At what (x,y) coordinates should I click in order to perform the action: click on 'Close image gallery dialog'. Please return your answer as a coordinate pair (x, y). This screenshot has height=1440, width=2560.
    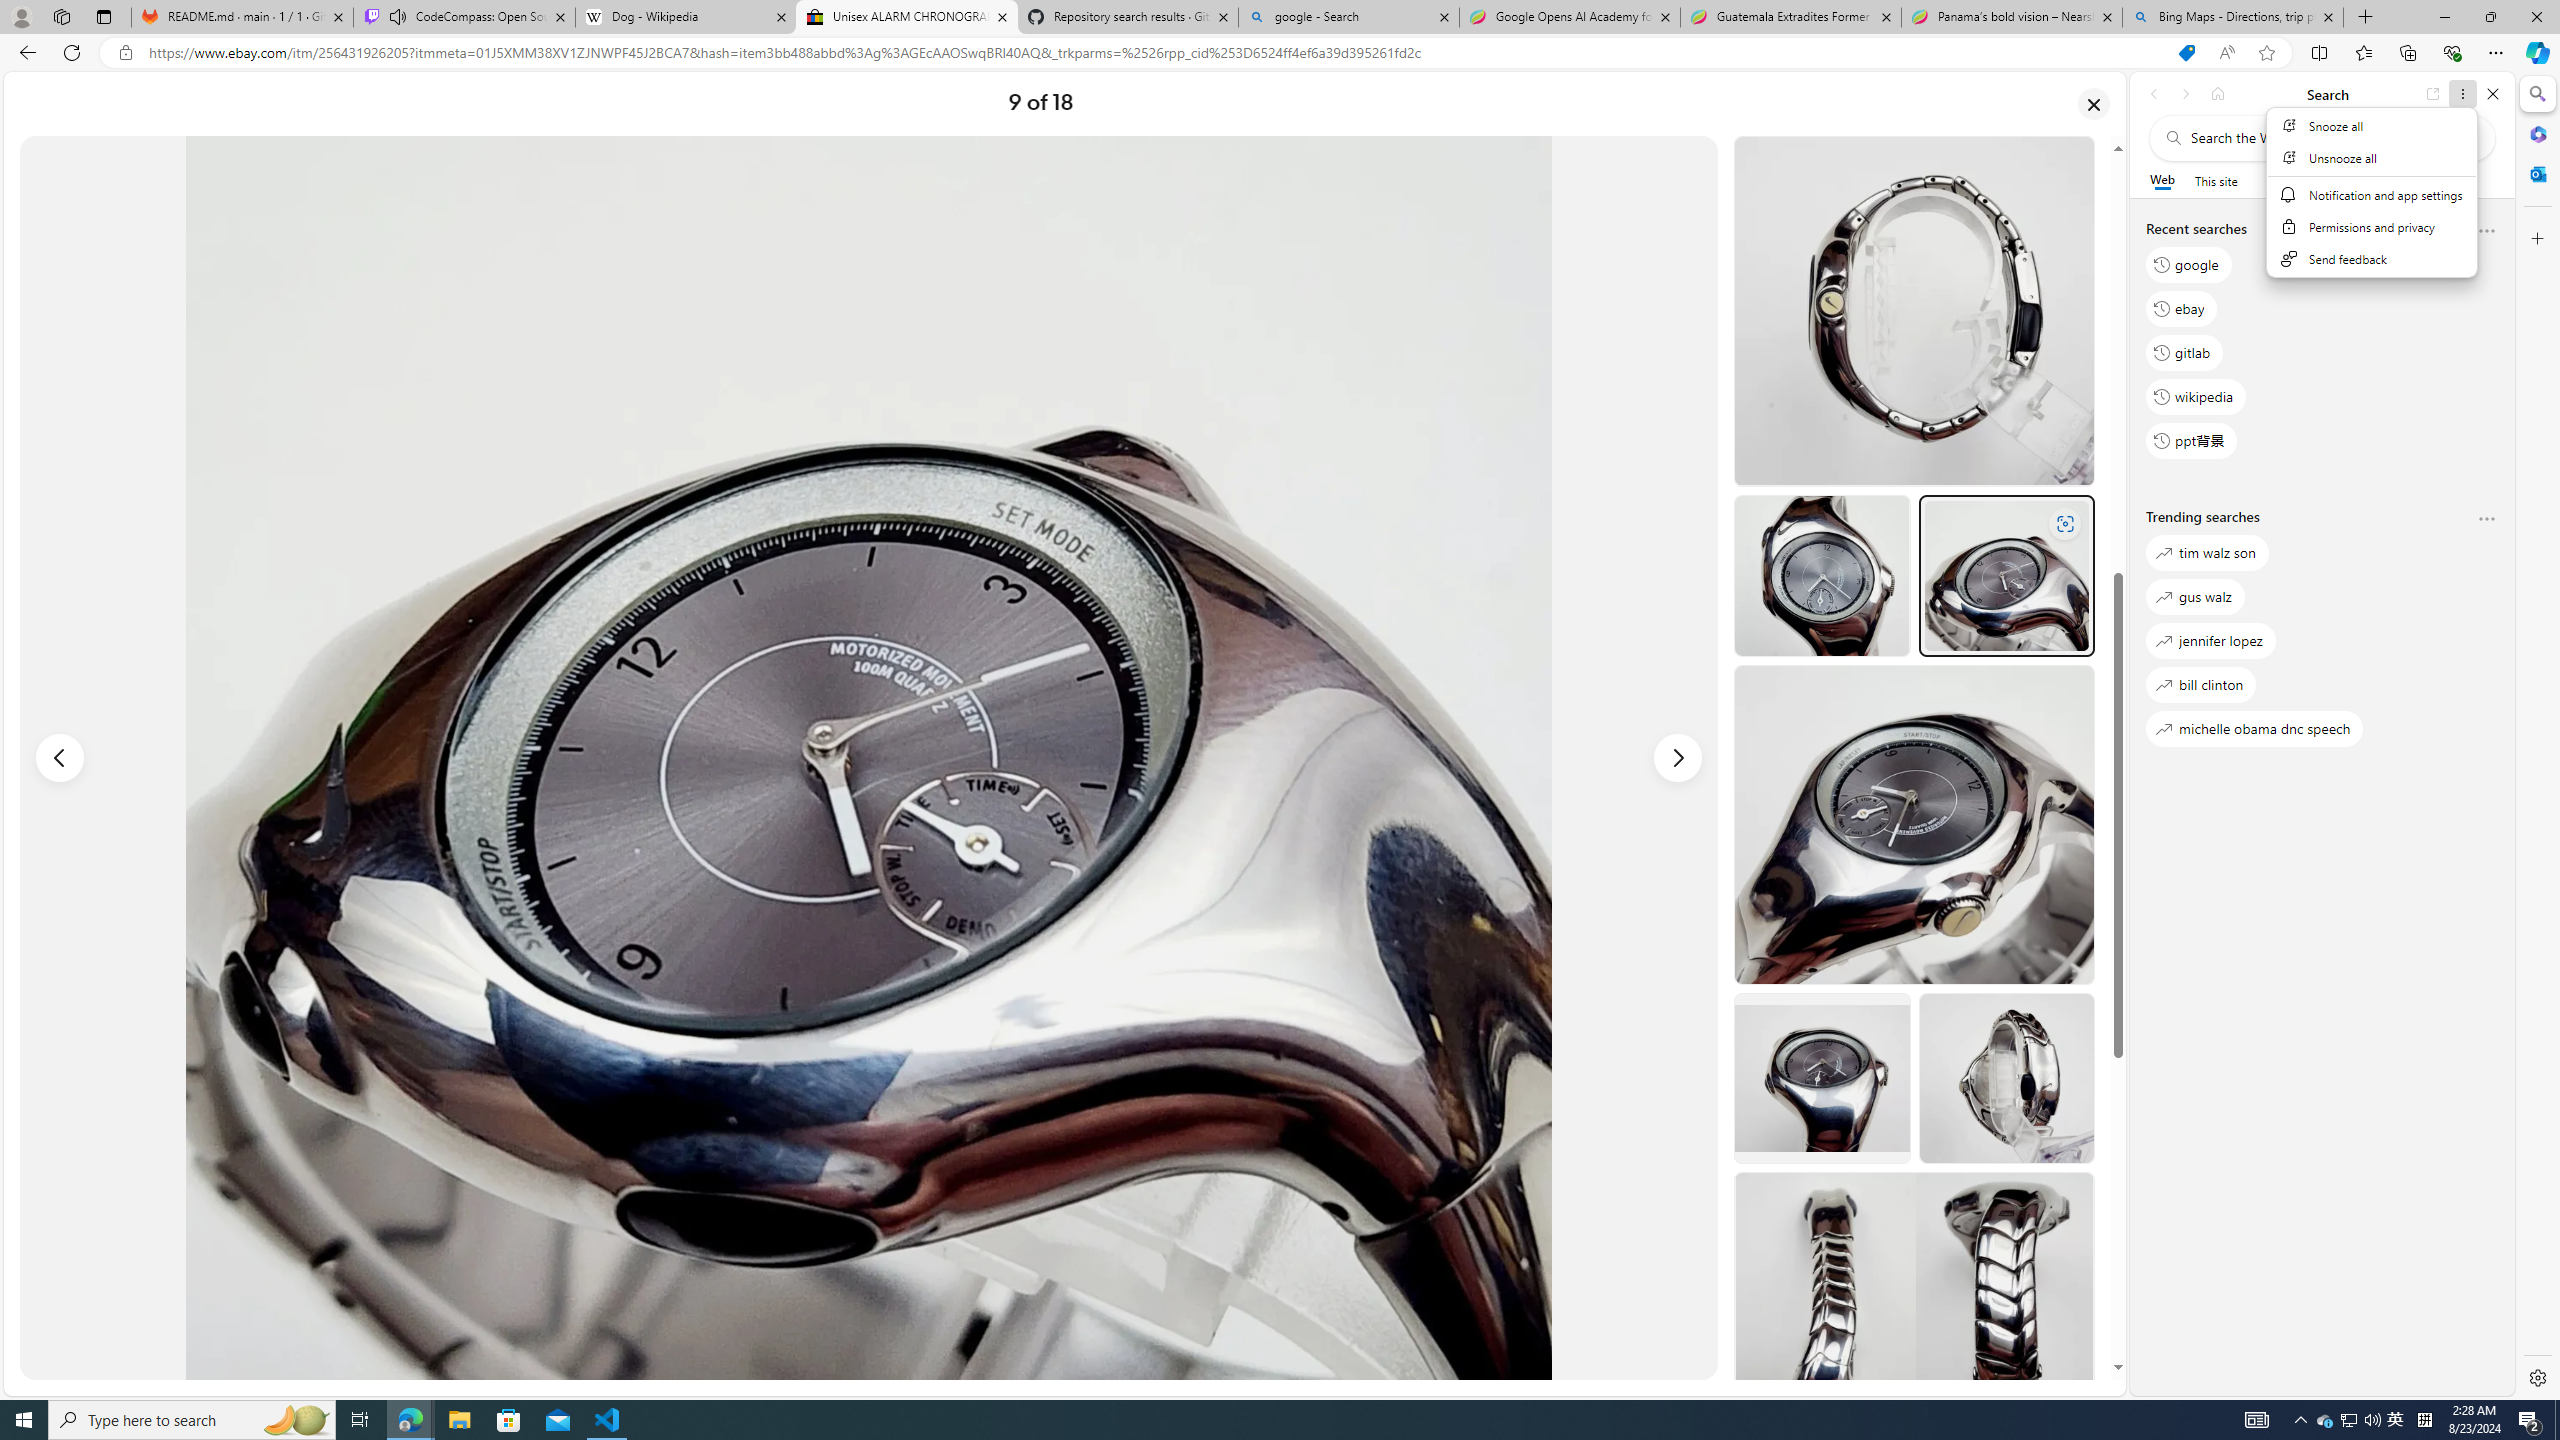
    Looking at the image, I should click on (2094, 103).